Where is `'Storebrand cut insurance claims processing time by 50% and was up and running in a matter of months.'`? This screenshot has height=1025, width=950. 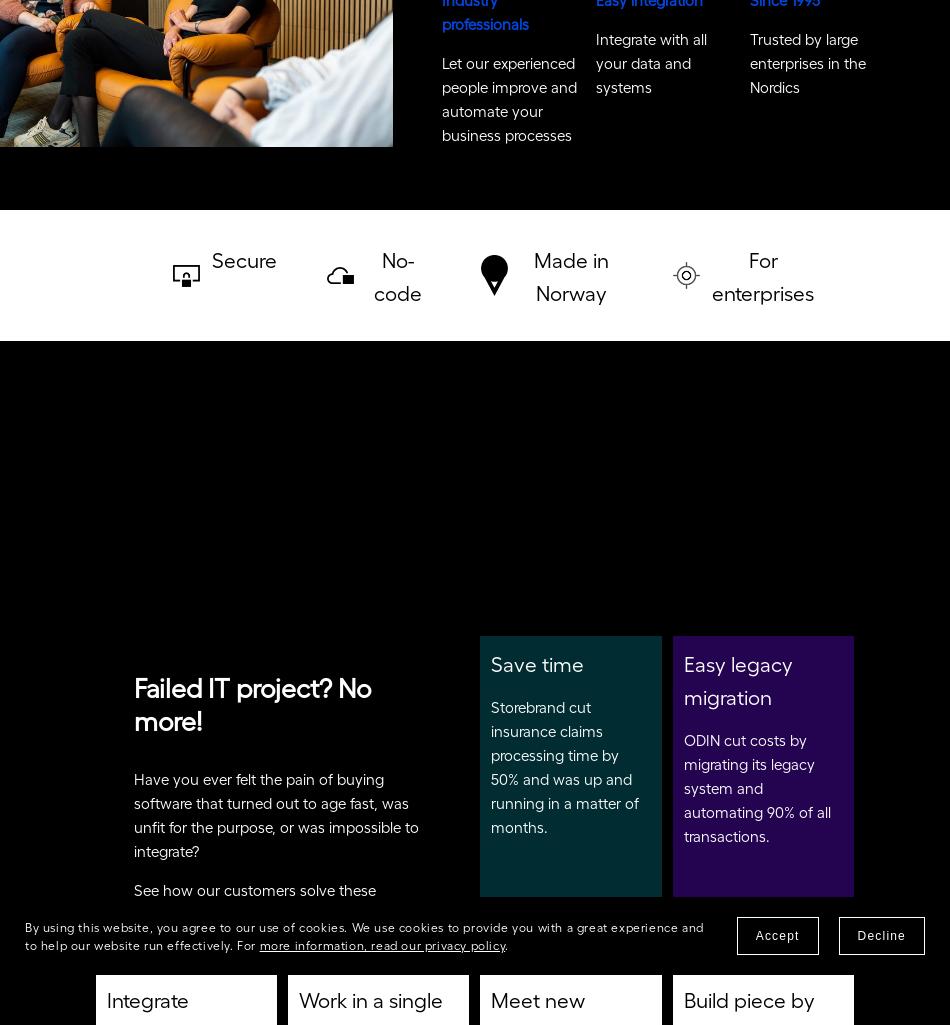 'Storebrand cut insurance claims processing time by 50% and was up and running in a matter of months.' is located at coordinates (566, 773).